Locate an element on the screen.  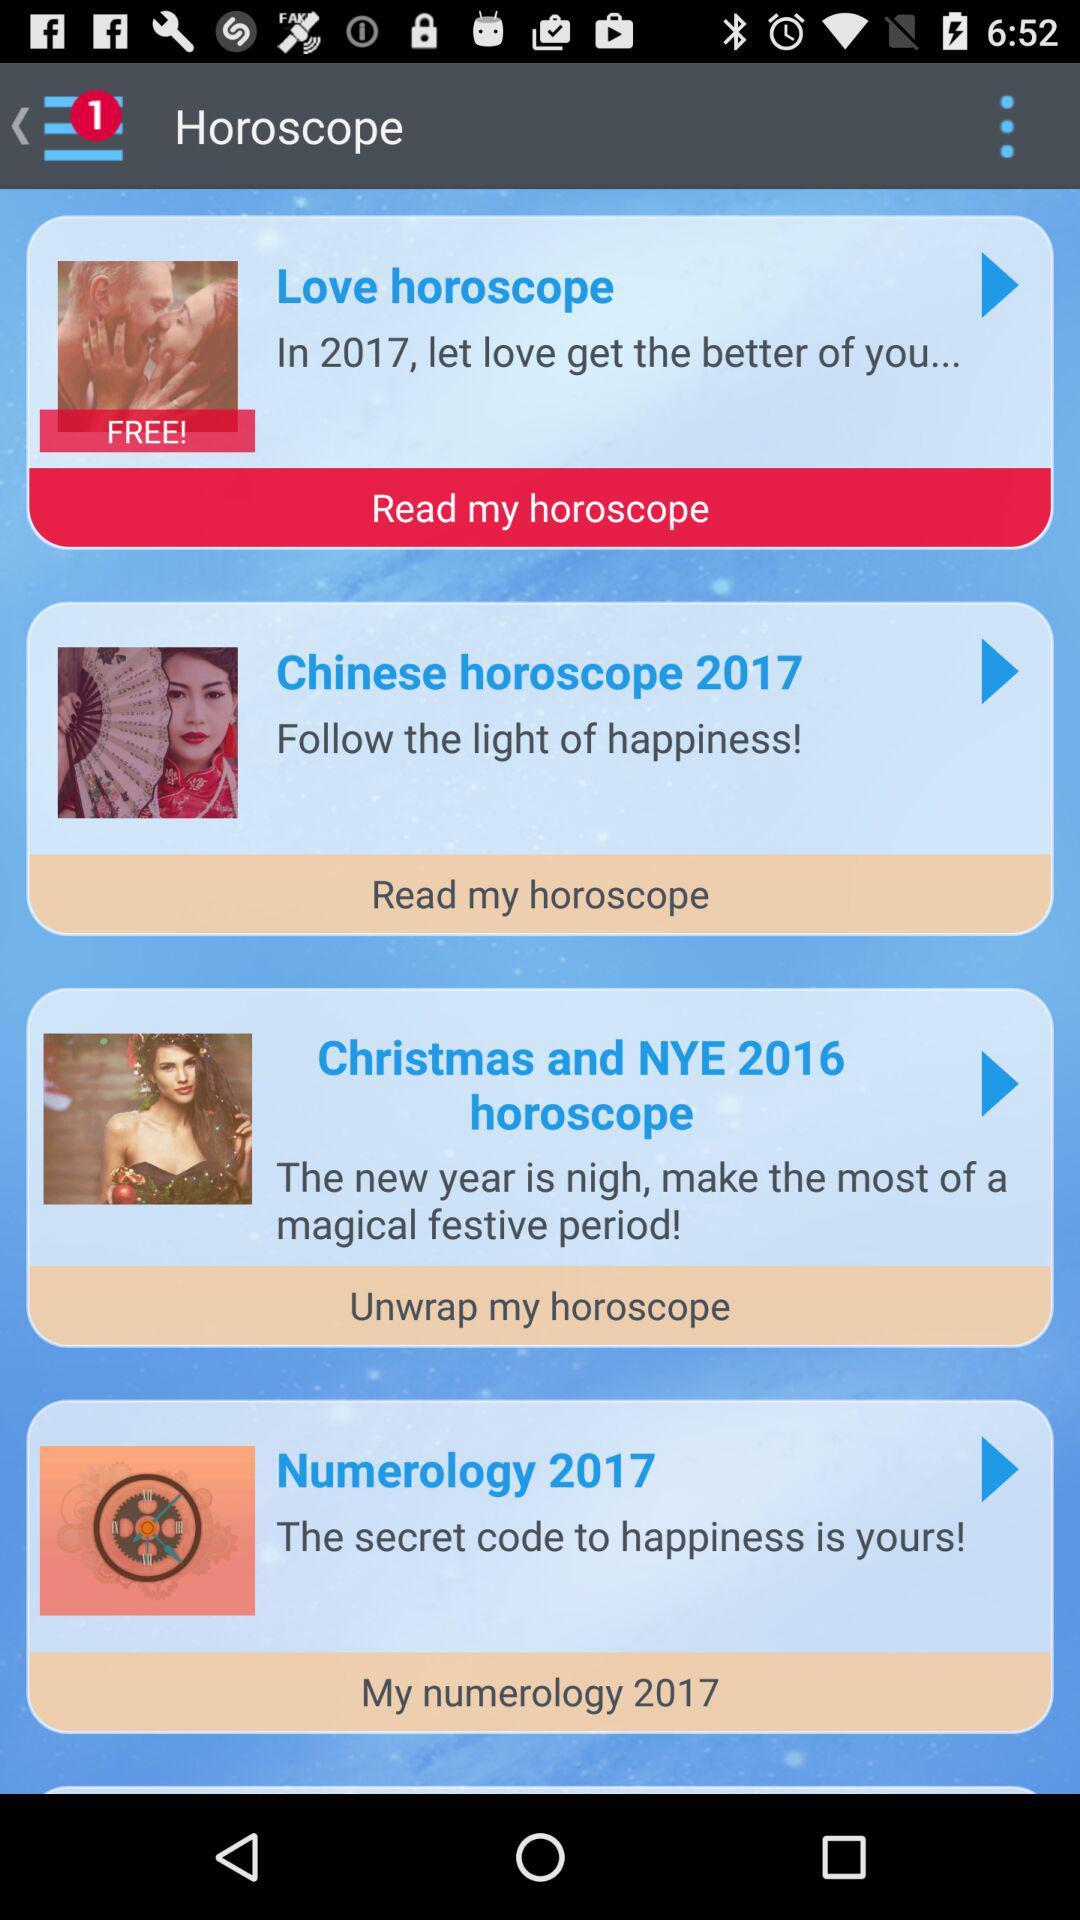
icon to the right of horoscope item is located at coordinates (1006, 124).